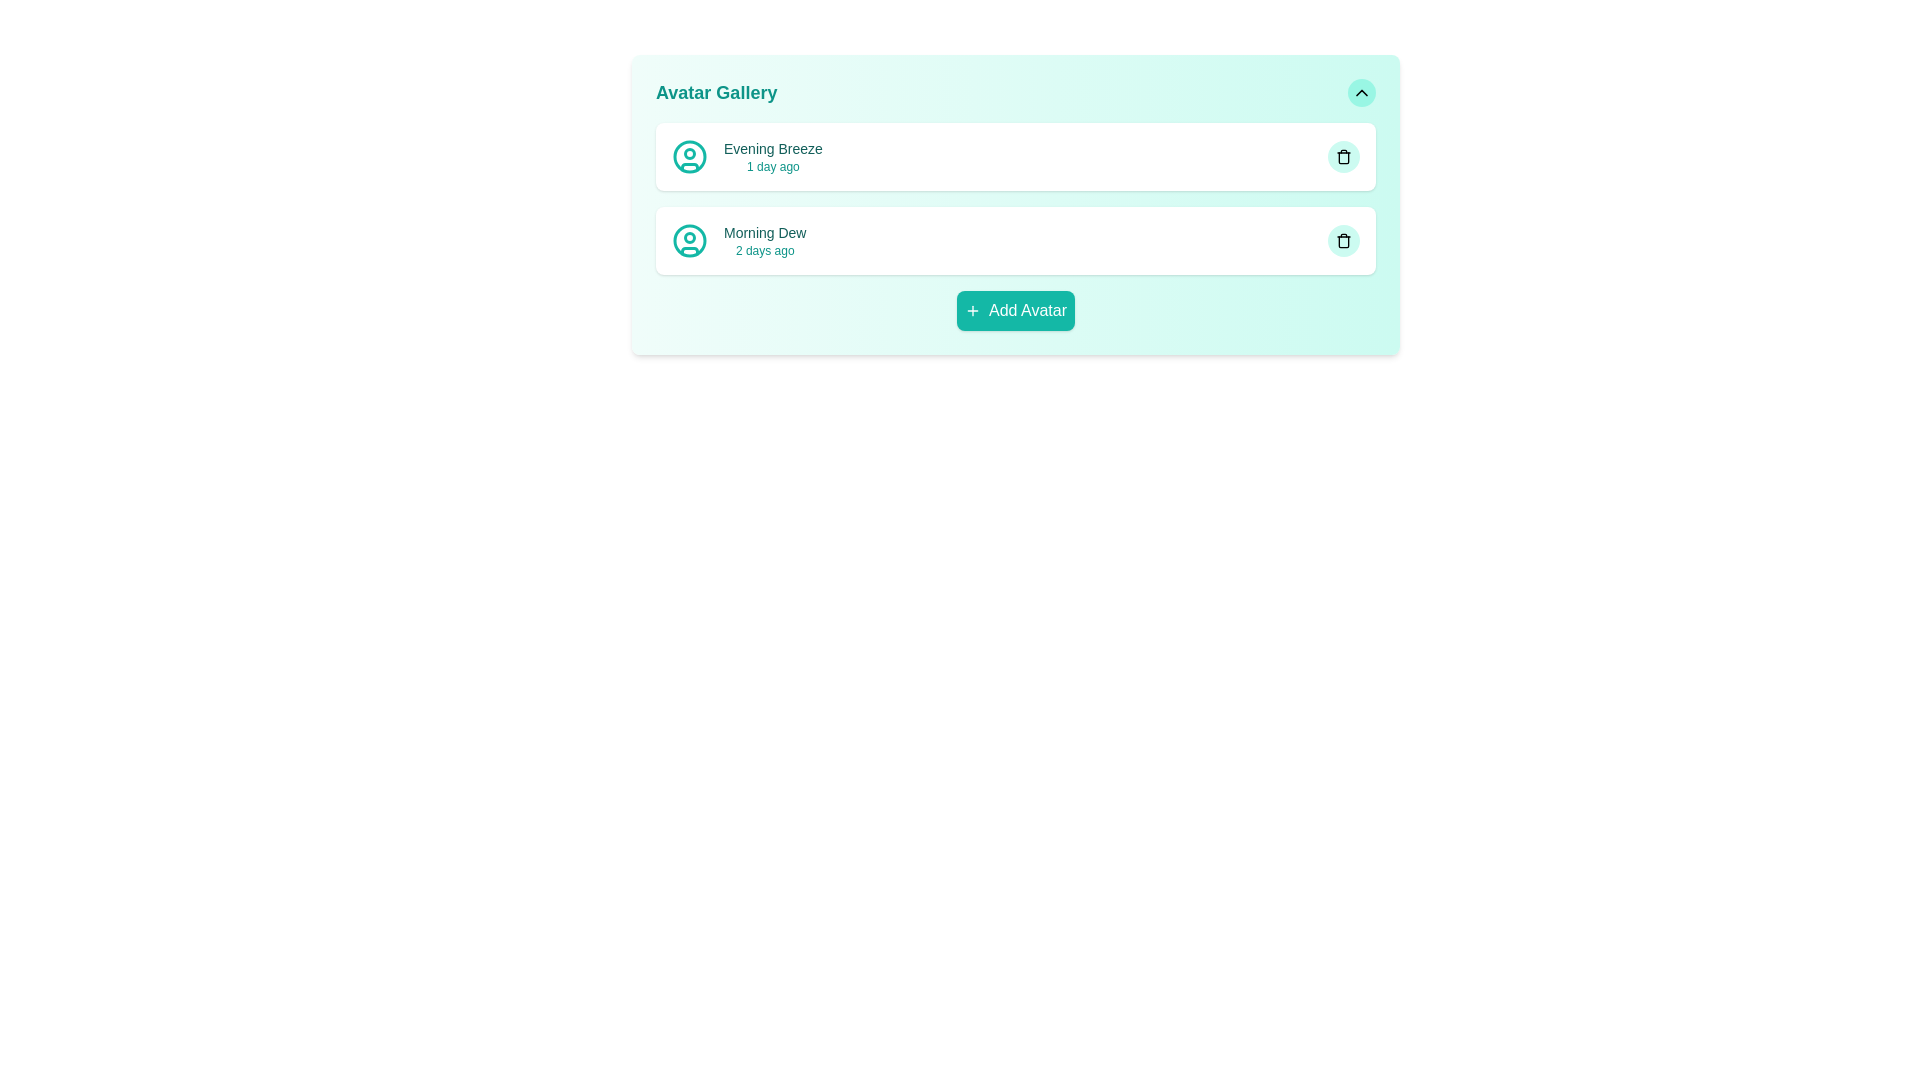 The width and height of the screenshot is (1920, 1080). Describe the element at coordinates (738, 239) in the screenshot. I see `the Profile item entry` at that location.